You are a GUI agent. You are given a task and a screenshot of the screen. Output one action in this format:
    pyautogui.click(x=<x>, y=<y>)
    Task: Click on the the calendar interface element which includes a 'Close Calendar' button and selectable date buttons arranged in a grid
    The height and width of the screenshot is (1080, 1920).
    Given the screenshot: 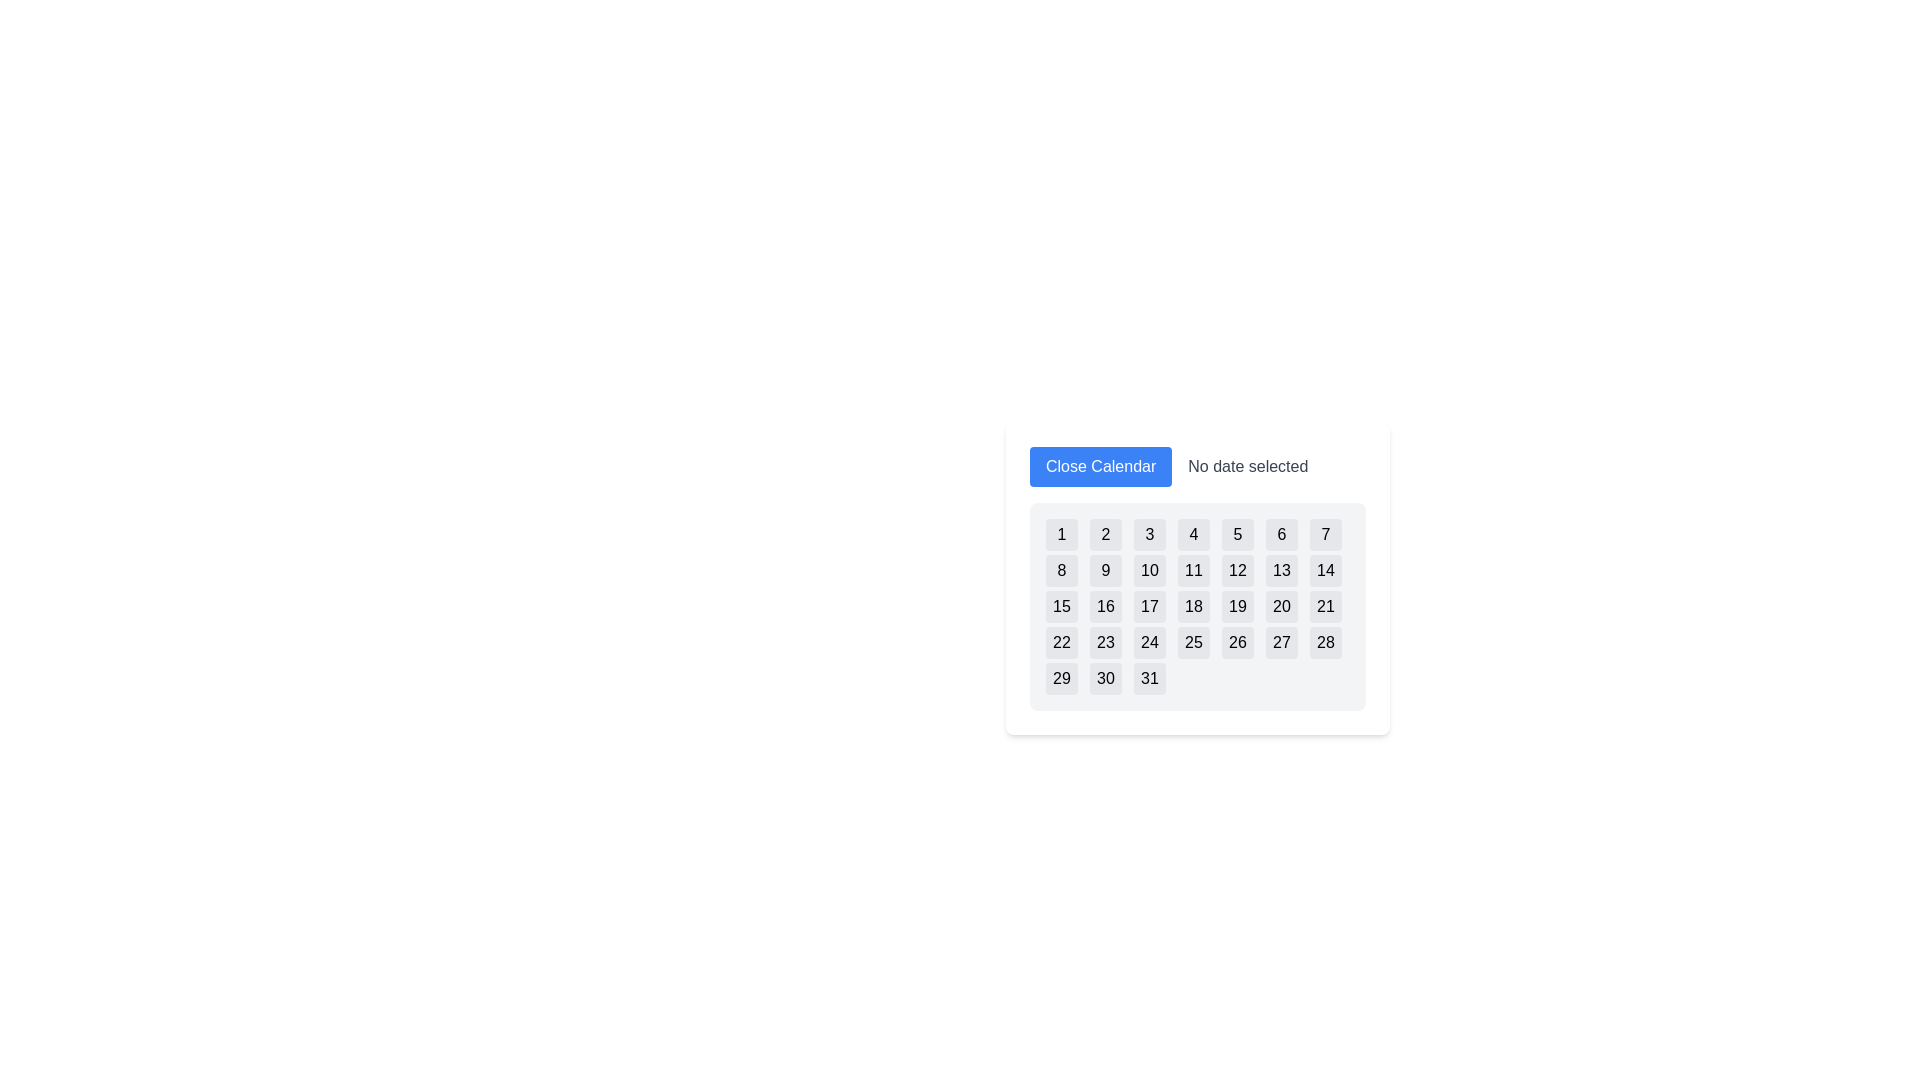 What is the action you would take?
    pyautogui.click(x=1198, y=578)
    